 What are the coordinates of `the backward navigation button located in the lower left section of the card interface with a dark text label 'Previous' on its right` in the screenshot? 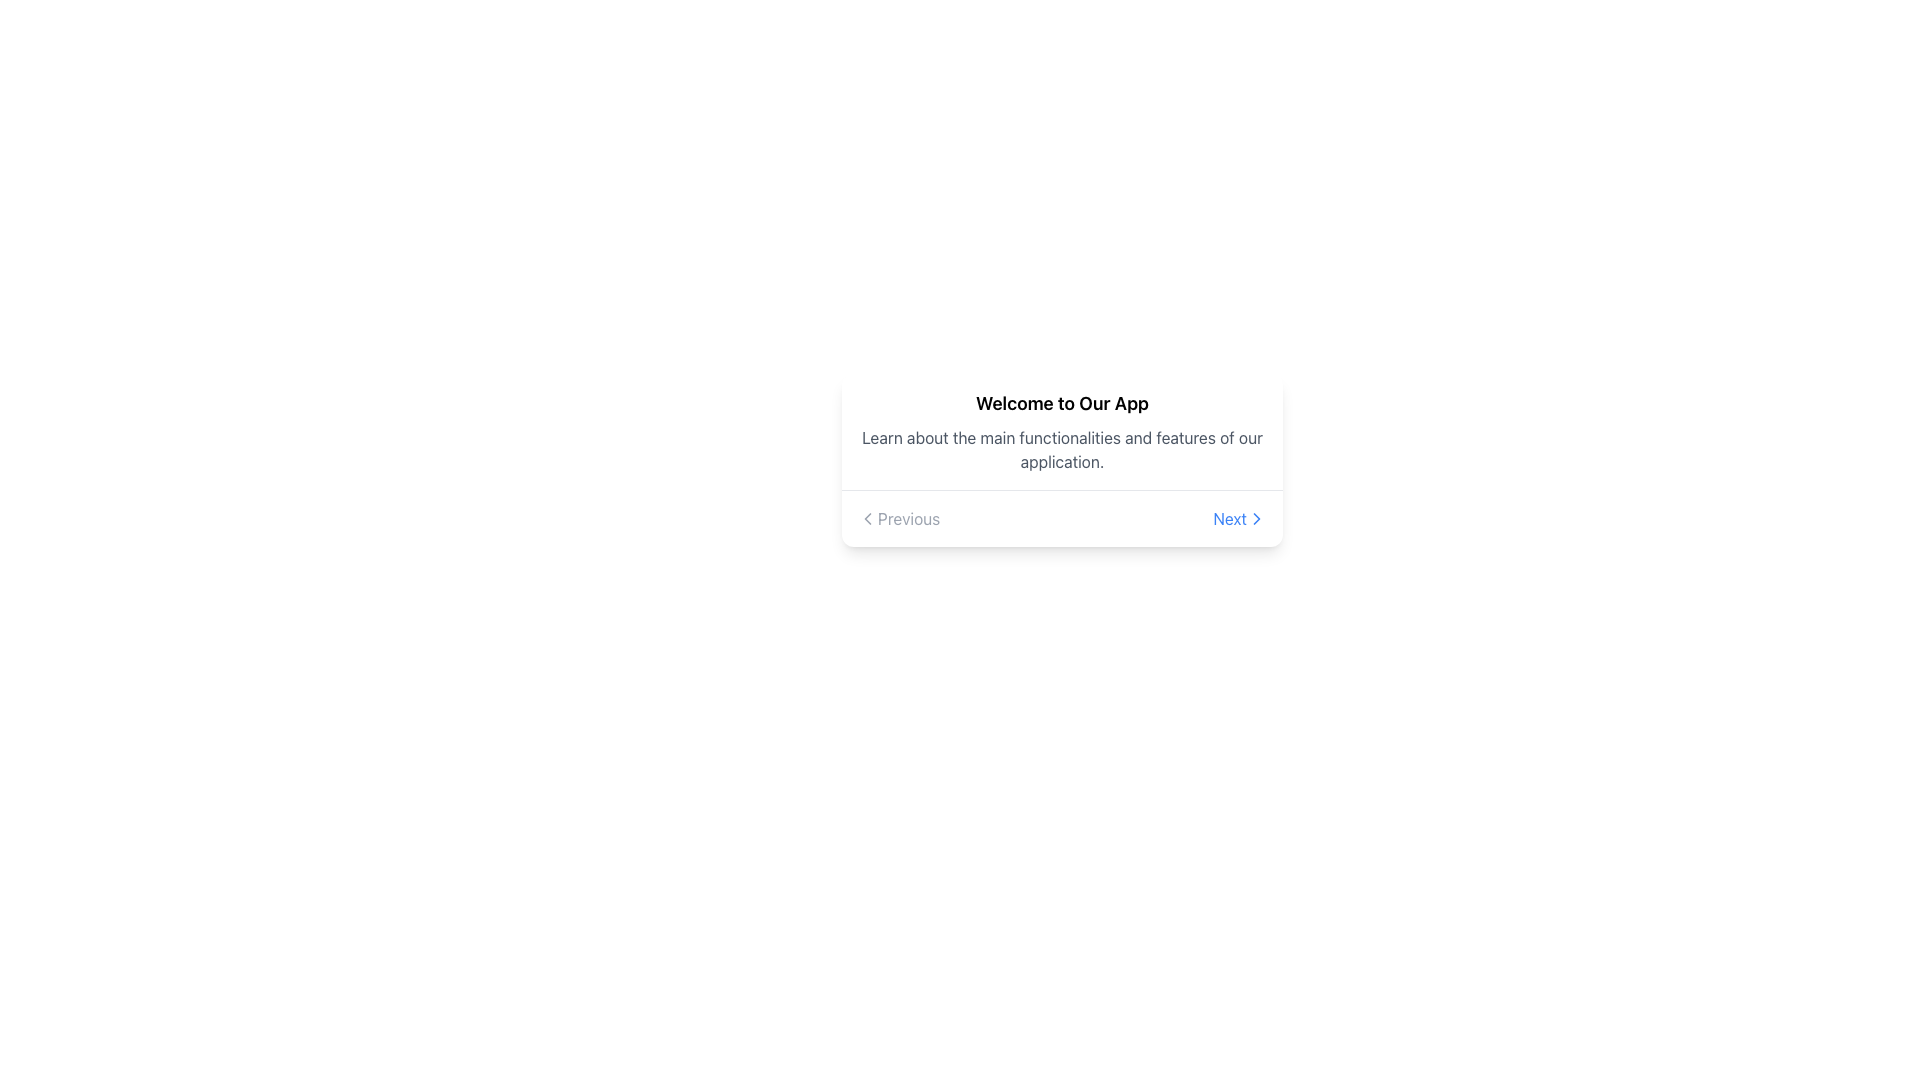 It's located at (868, 518).